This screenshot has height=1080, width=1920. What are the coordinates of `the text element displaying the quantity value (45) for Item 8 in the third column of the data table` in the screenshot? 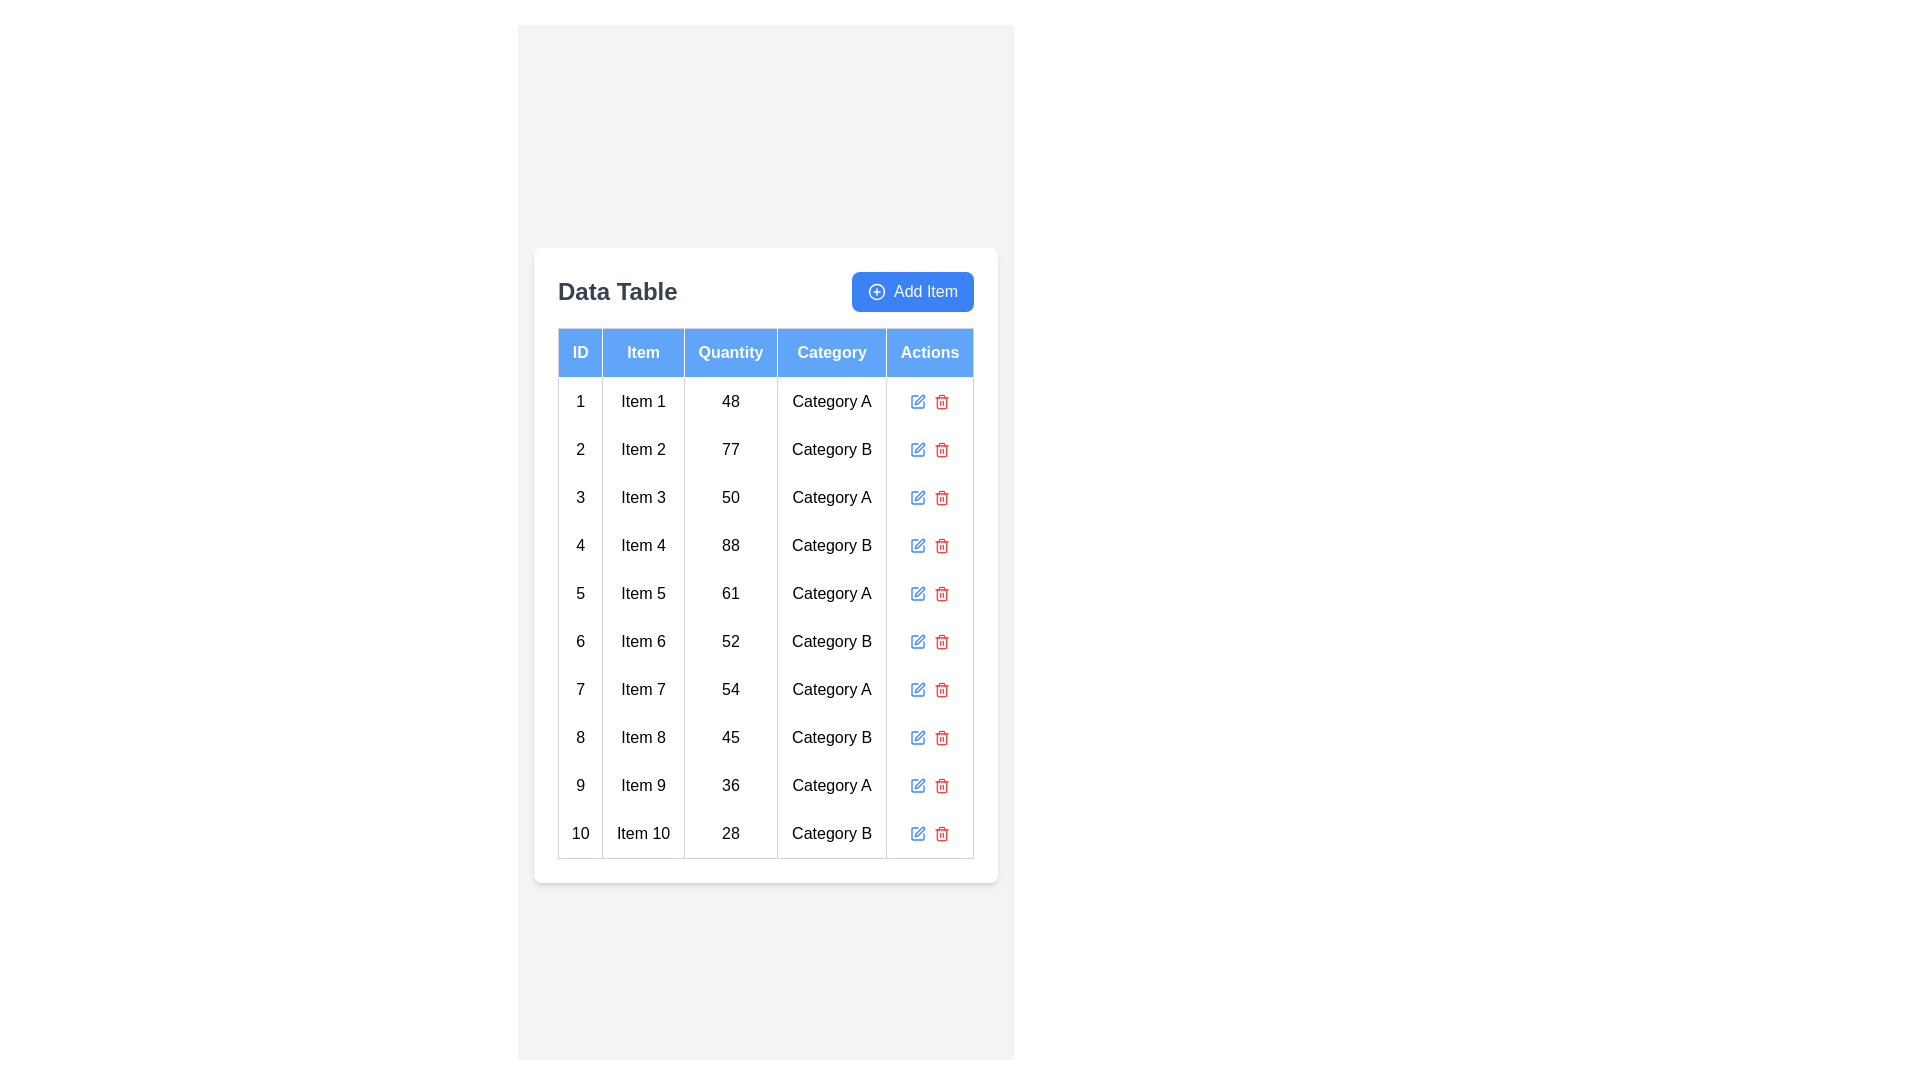 It's located at (729, 737).